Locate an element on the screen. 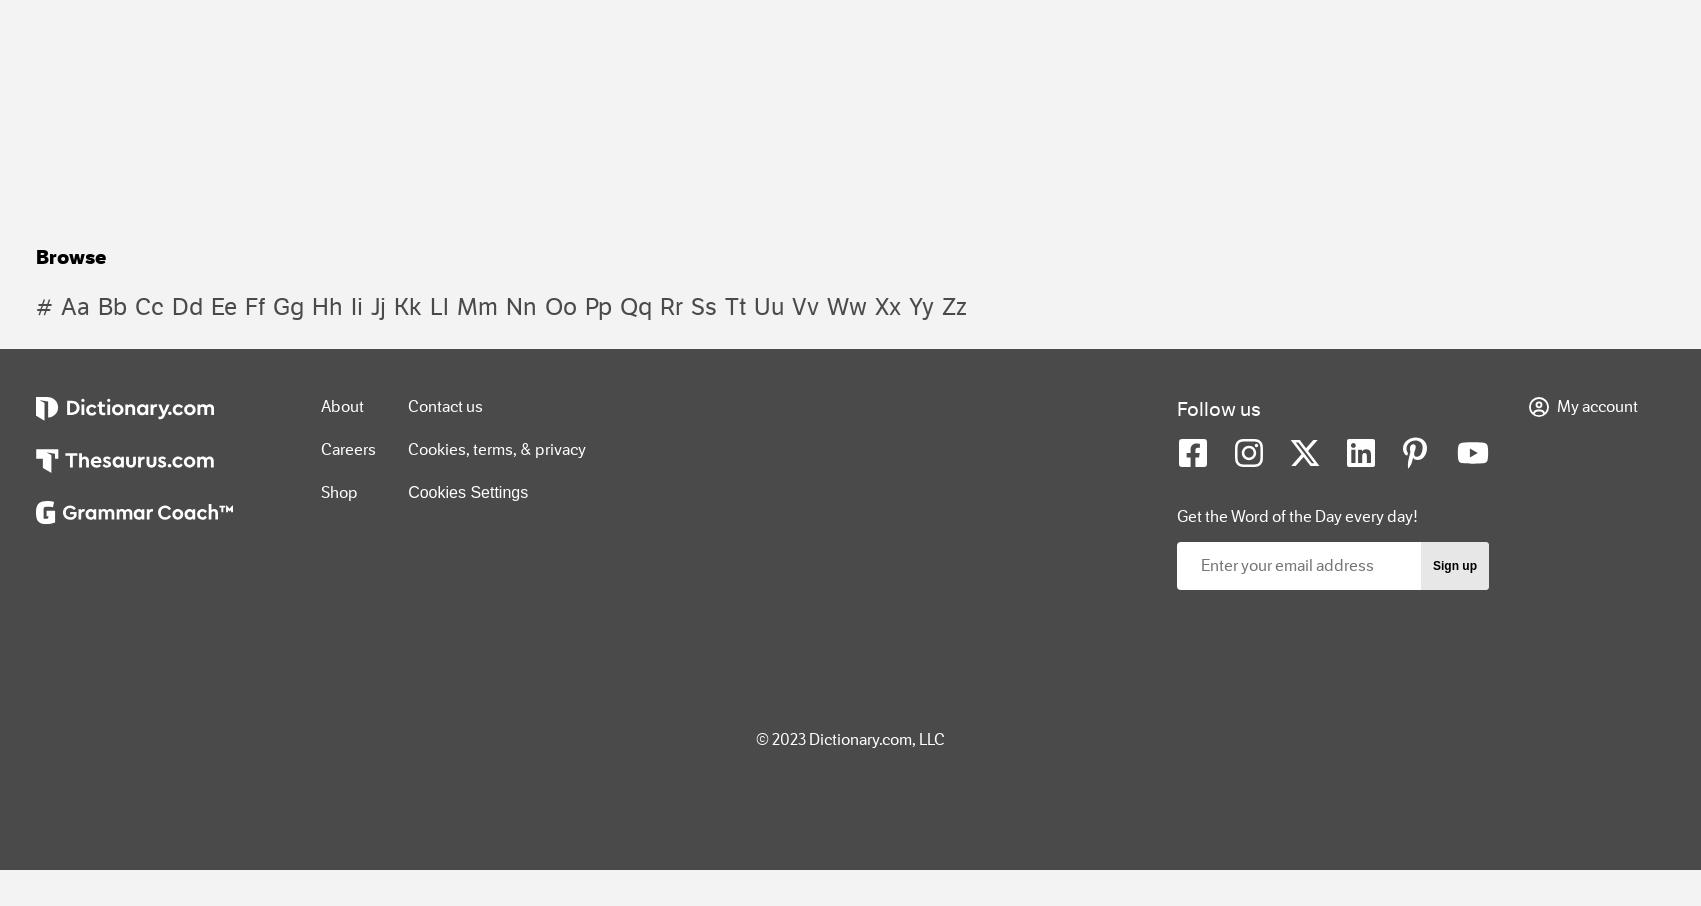  'Careers' is located at coordinates (348, 448).